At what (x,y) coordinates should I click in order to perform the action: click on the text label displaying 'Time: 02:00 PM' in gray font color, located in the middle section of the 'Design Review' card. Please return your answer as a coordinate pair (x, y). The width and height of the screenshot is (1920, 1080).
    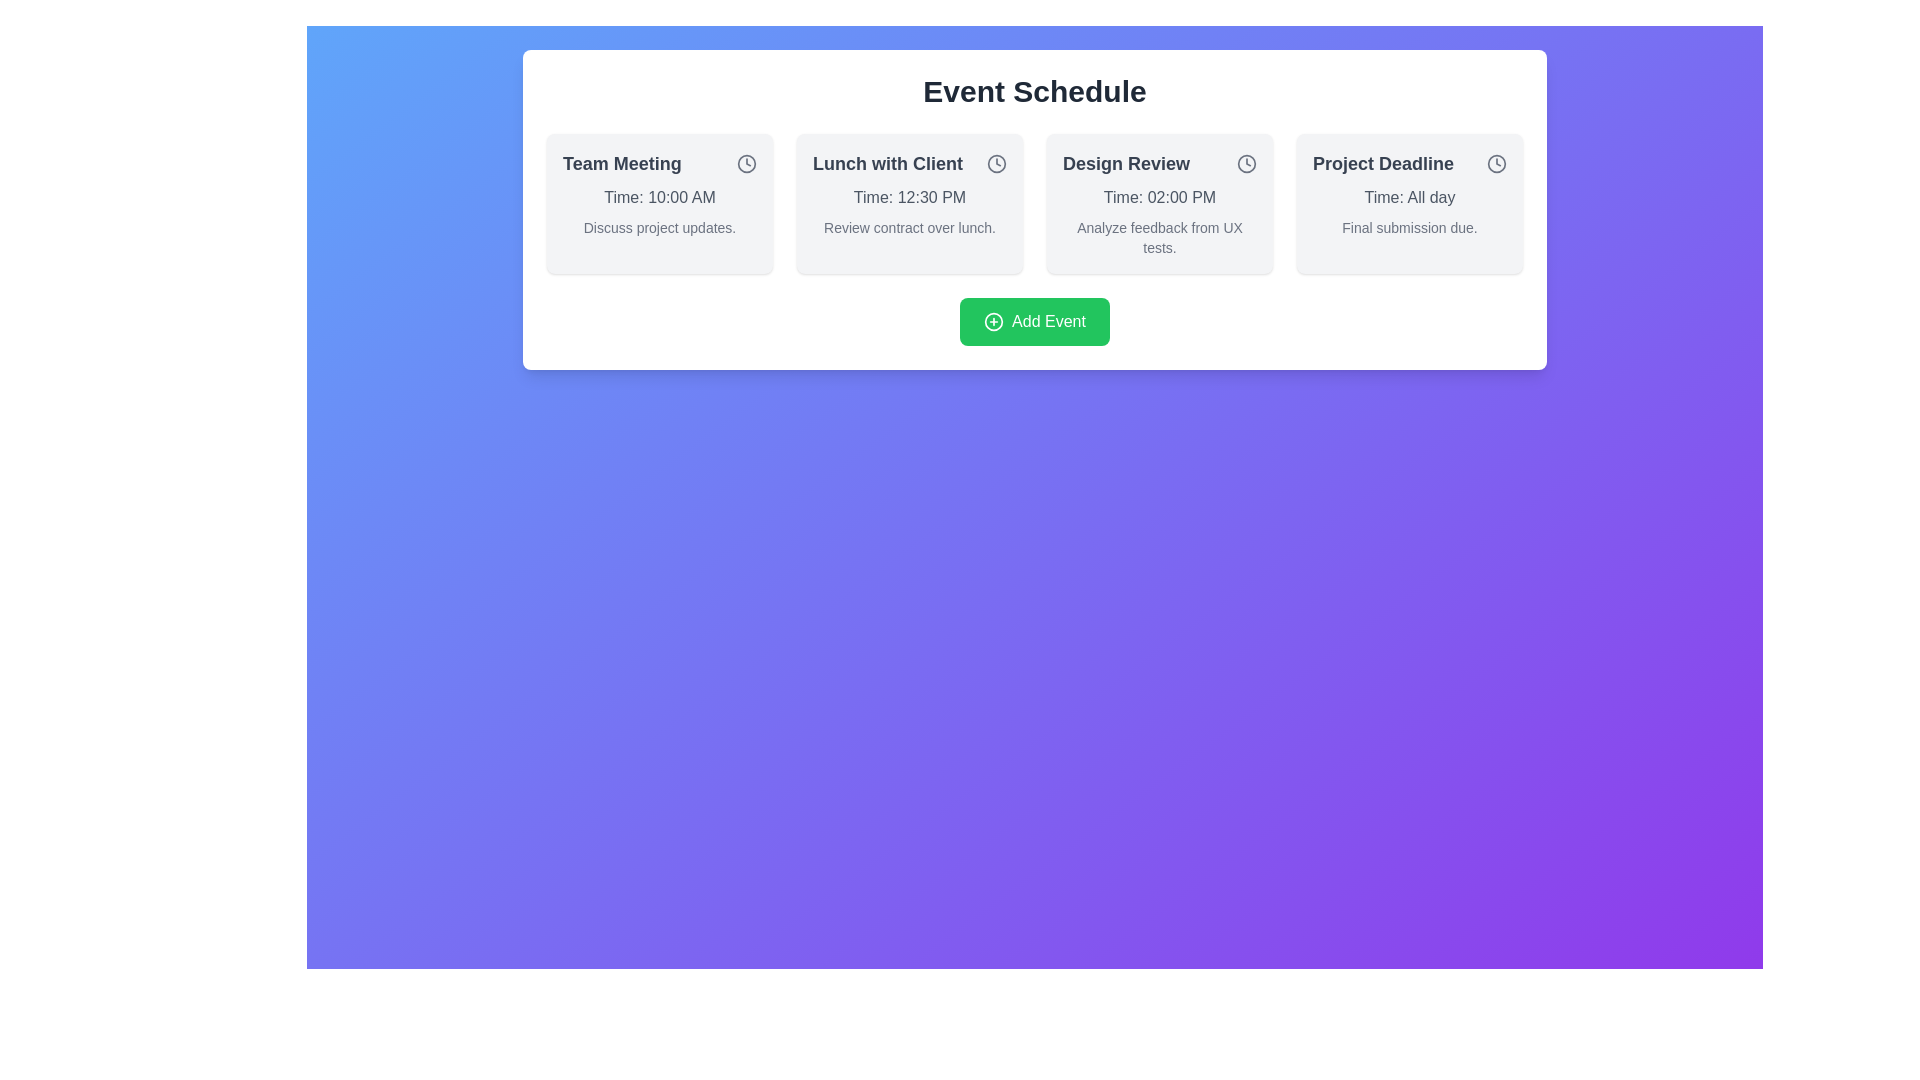
    Looking at the image, I should click on (1160, 197).